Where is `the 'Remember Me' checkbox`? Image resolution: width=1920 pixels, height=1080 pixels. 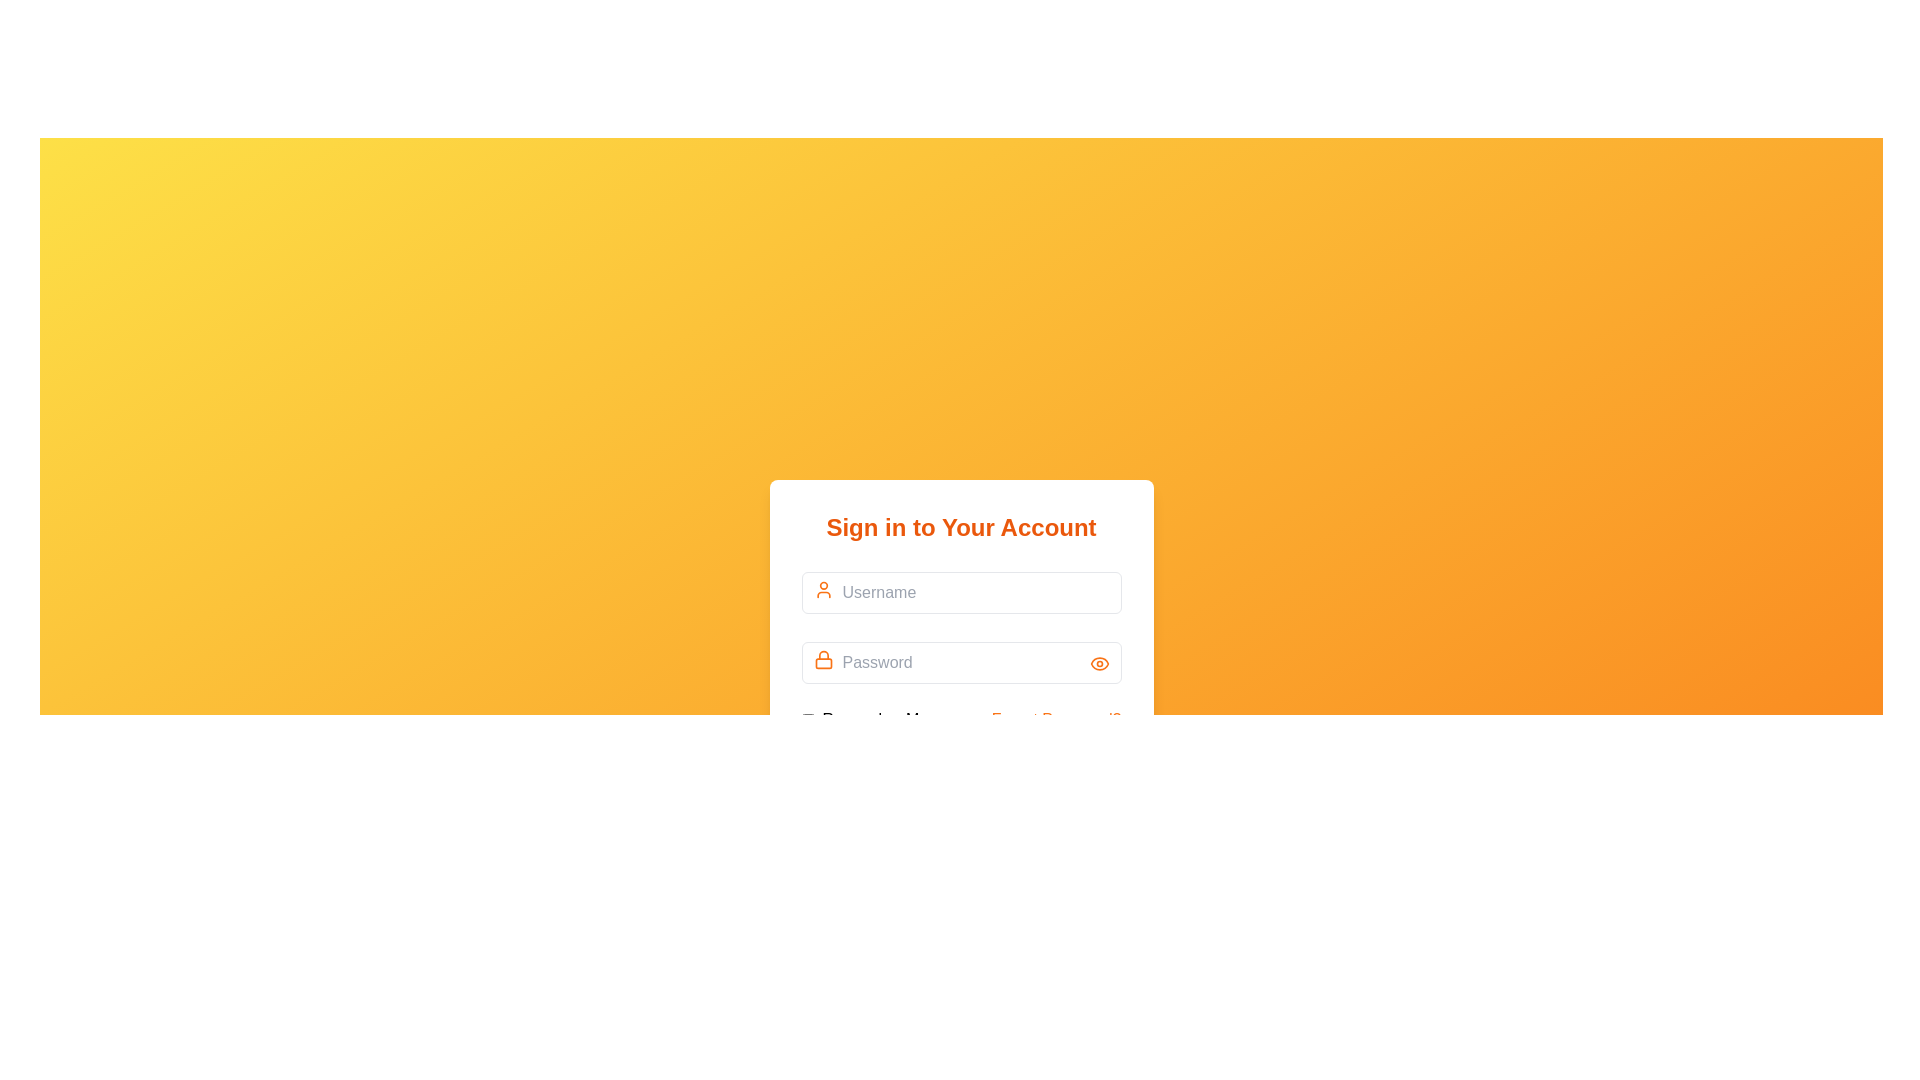 the 'Remember Me' checkbox is located at coordinates (864, 720).